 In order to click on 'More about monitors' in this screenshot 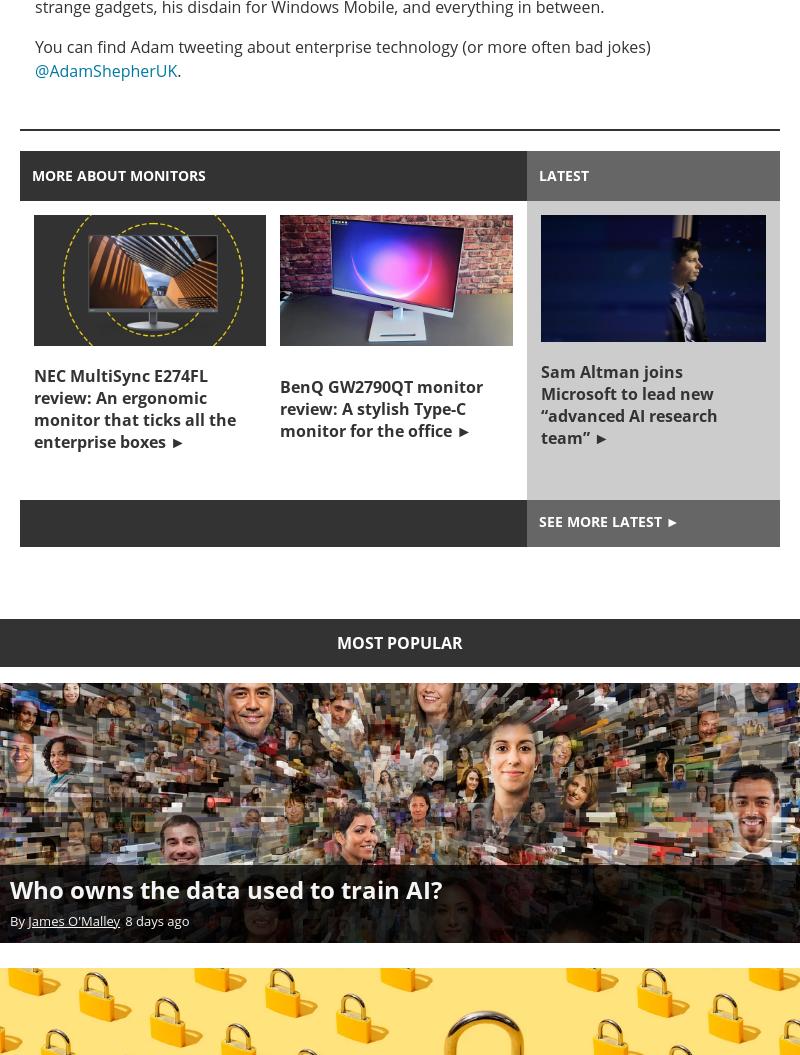, I will do `click(117, 174)`.